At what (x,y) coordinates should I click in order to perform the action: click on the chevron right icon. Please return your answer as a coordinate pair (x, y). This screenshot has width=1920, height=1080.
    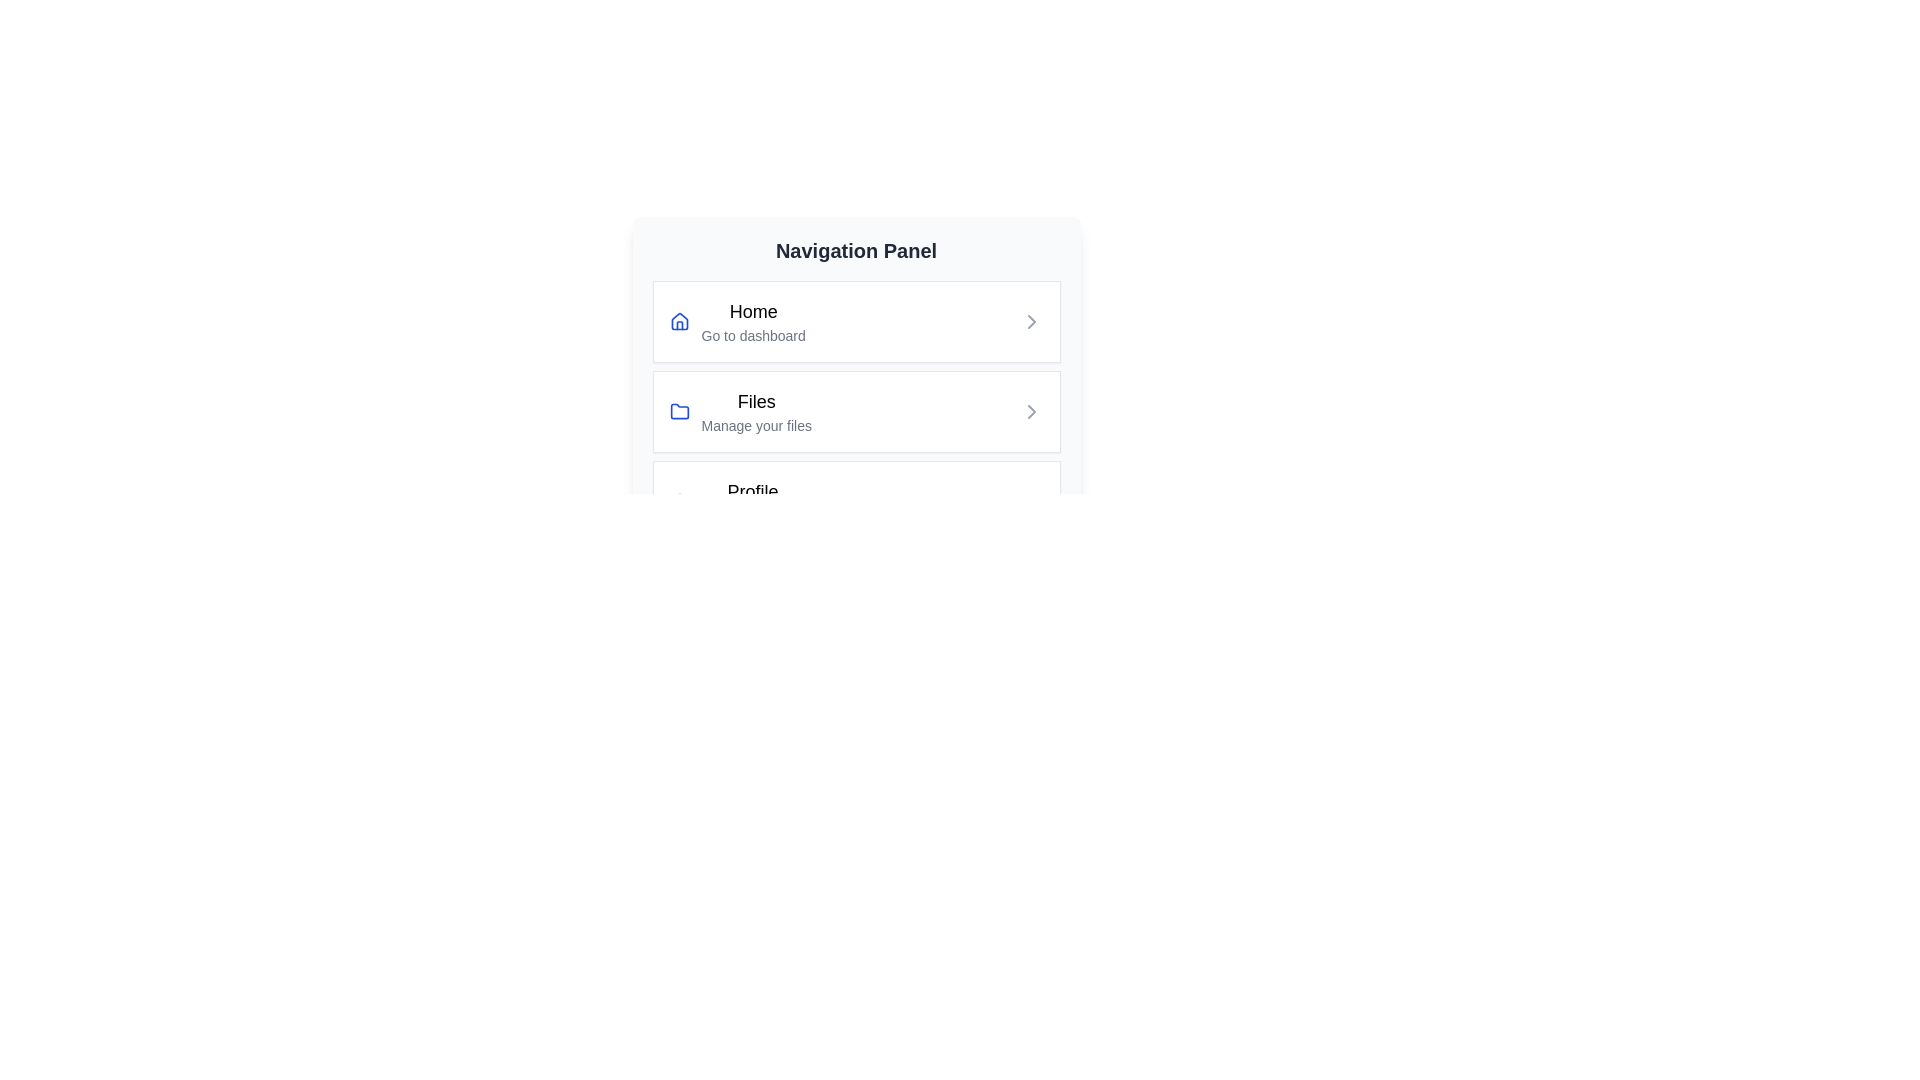
    Looking at the image, I should click on (1031, 411).